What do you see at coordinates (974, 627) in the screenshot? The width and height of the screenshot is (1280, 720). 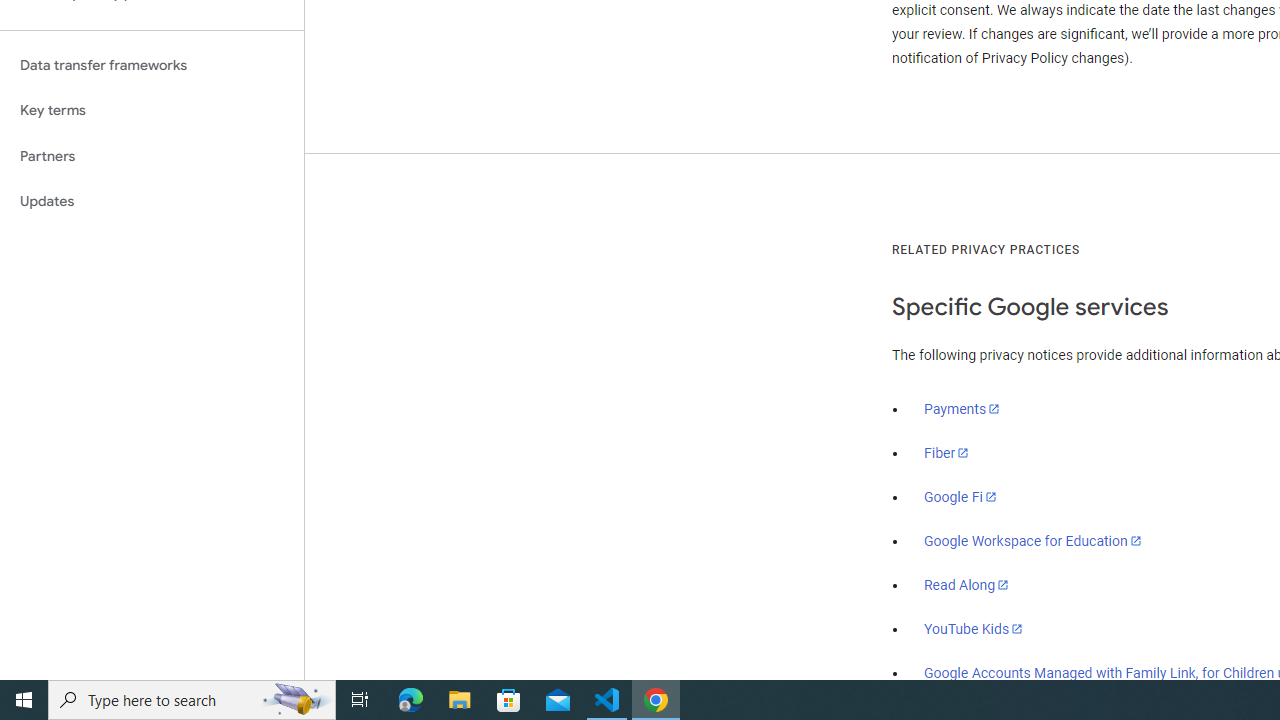 I see `'YouTube Kids'` at bounding box center [974, 627].